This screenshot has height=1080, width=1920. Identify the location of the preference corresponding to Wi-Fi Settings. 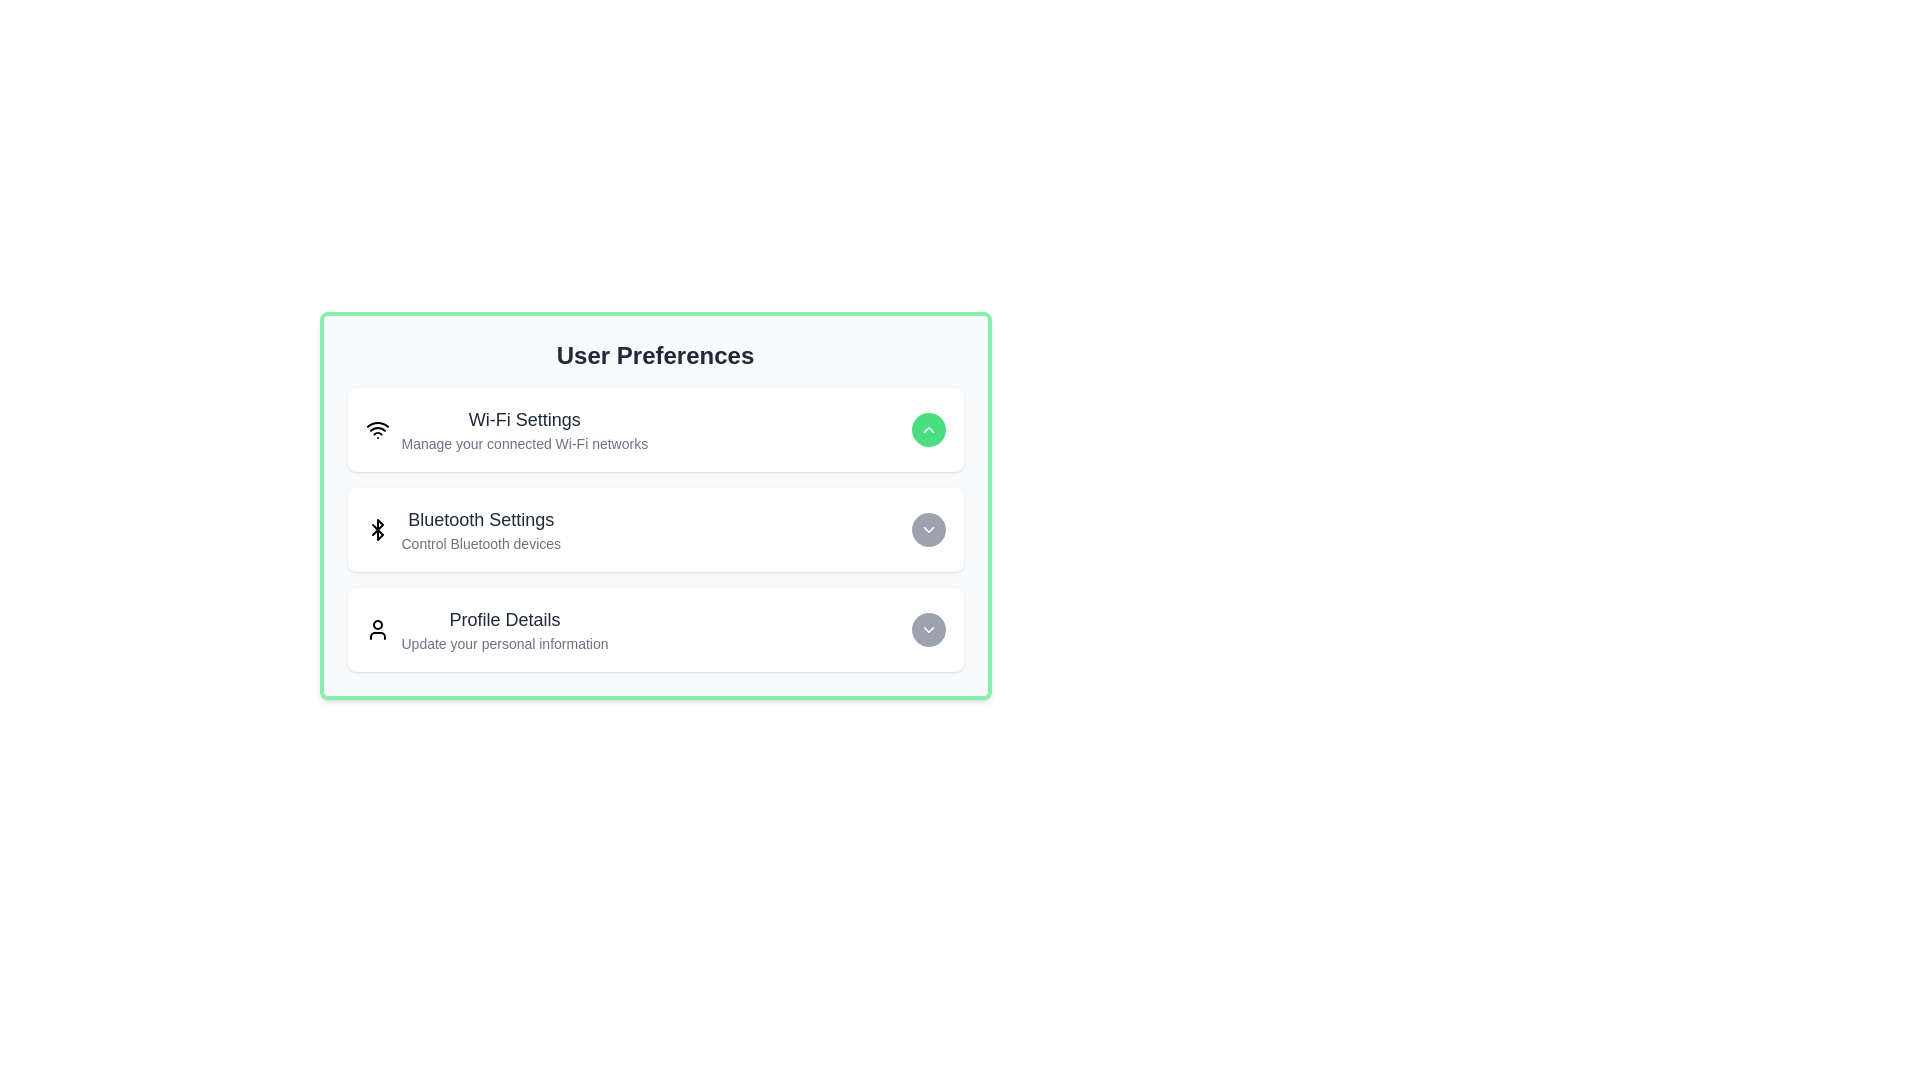
(927, 428).